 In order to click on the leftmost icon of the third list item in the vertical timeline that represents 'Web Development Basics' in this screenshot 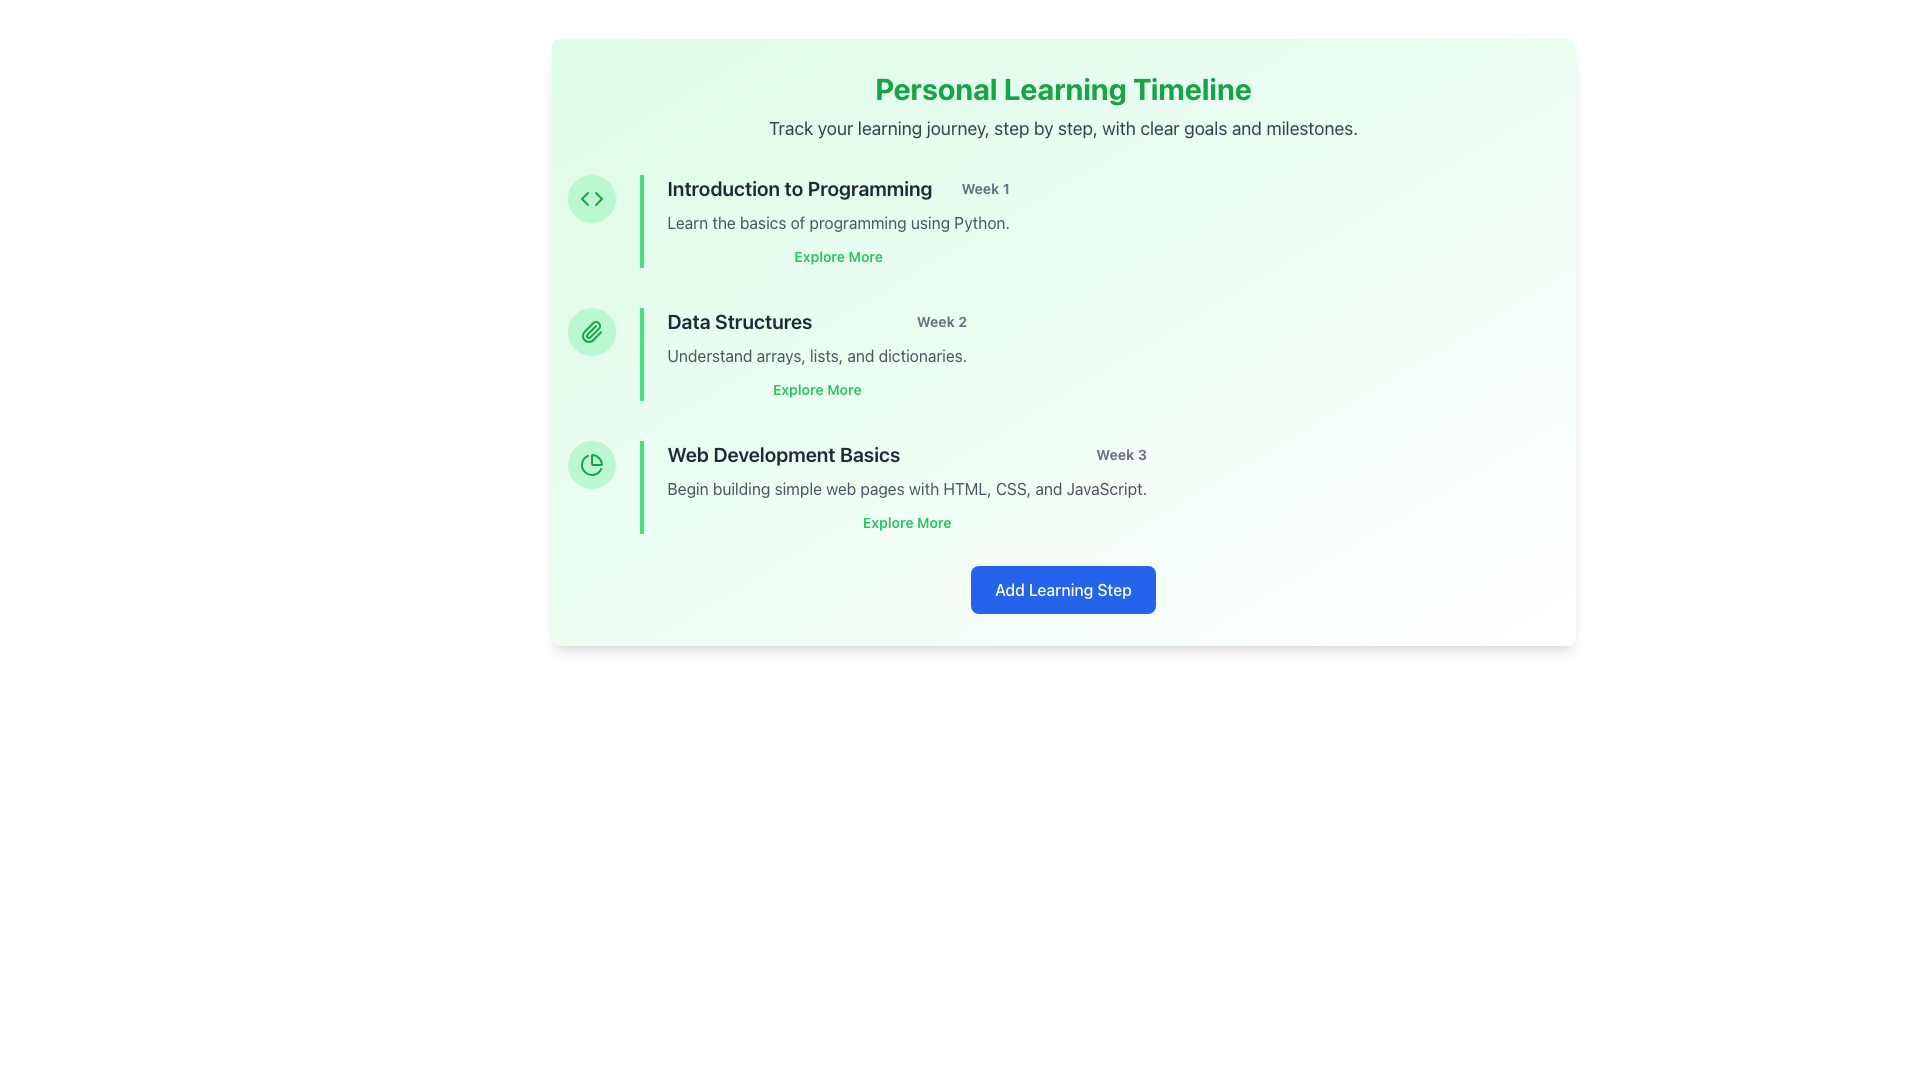, I will do `click(595, 459)`.